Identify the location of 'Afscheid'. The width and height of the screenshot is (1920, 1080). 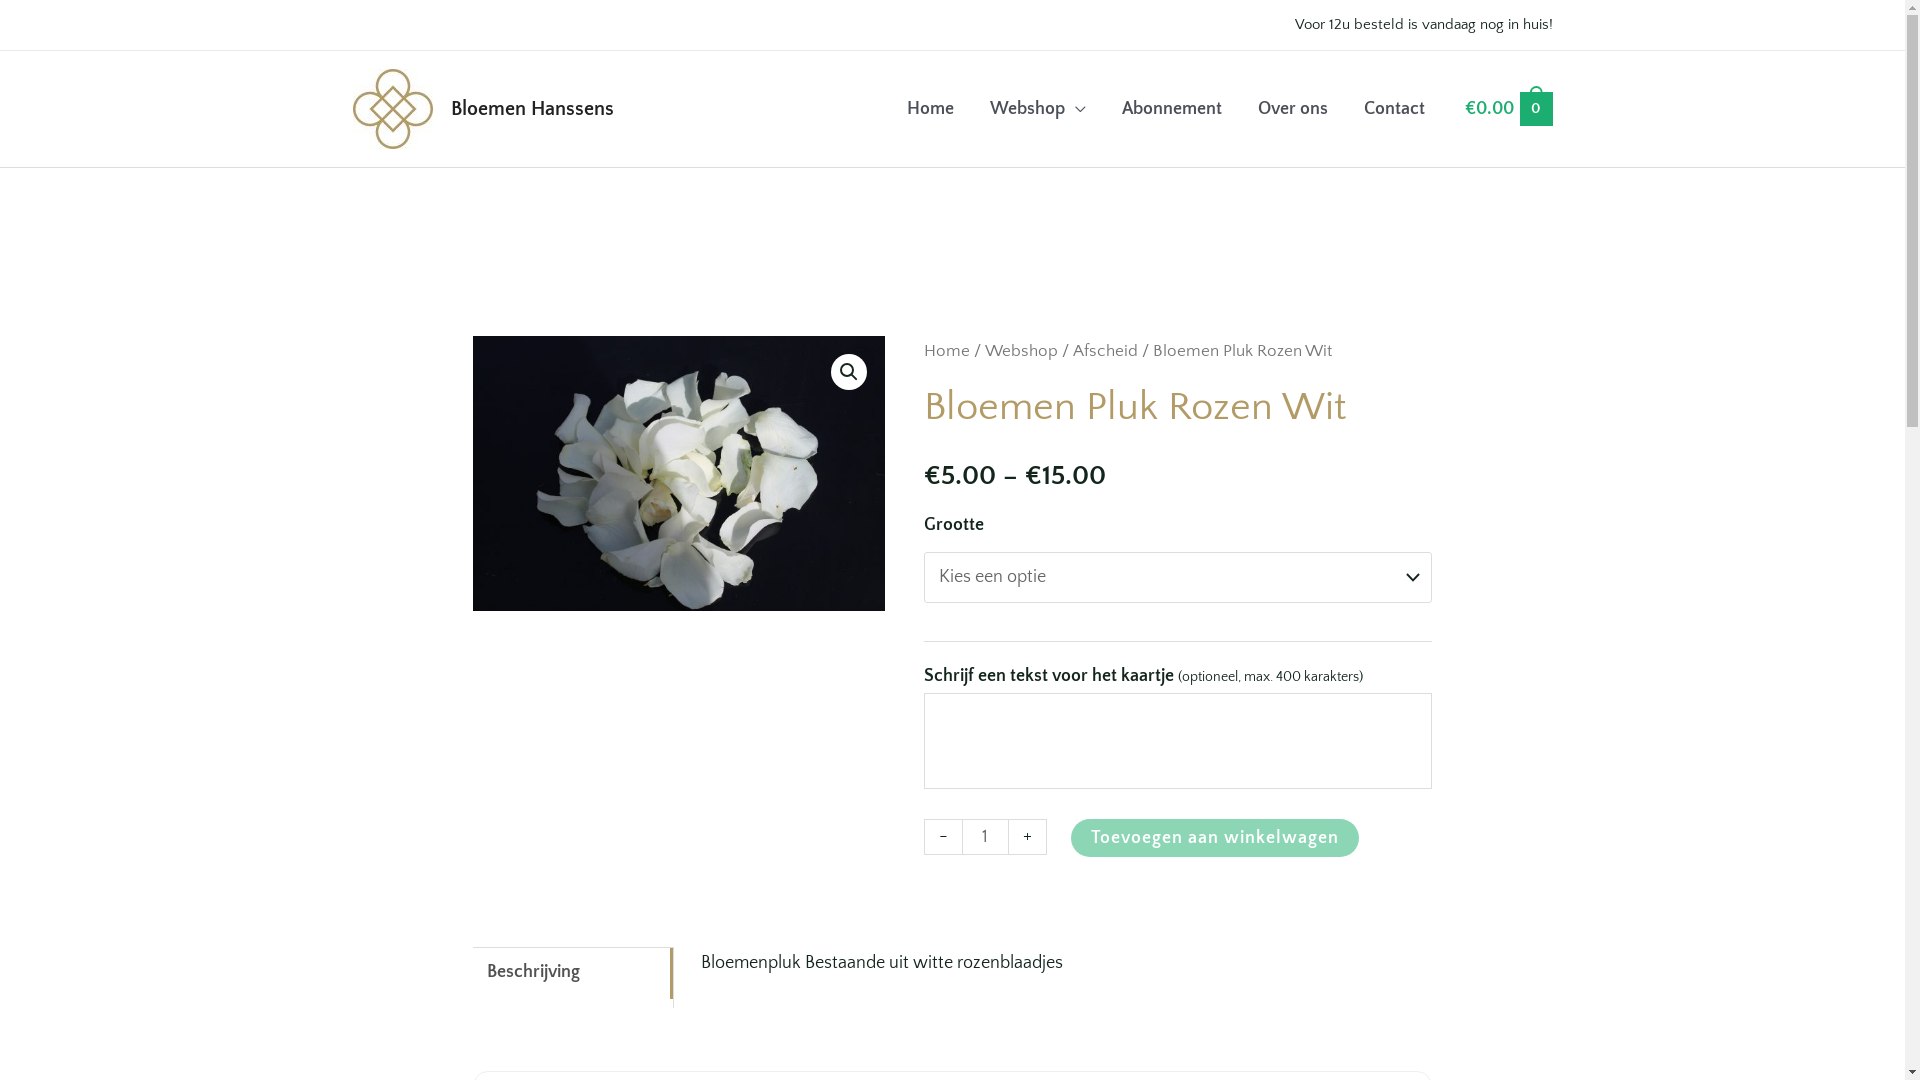
(1072, 350).